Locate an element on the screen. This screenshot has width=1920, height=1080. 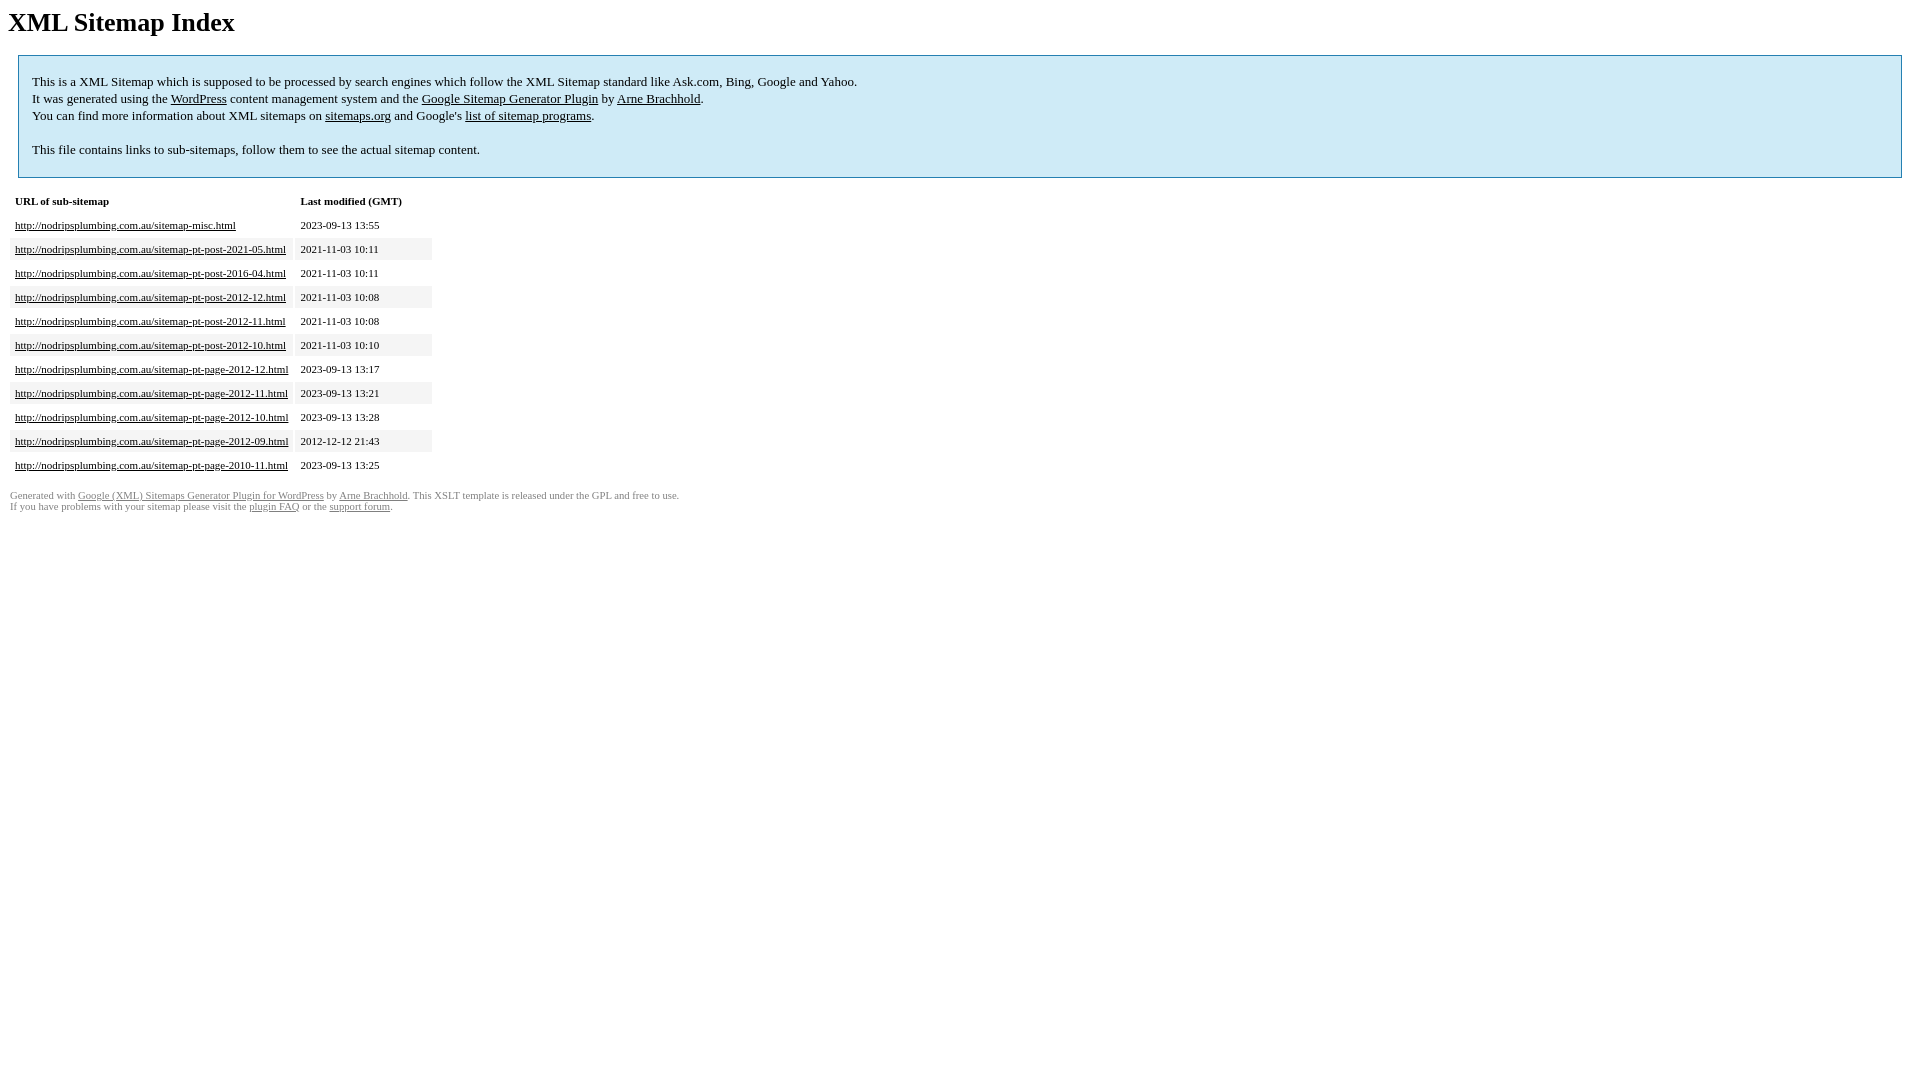
'plugin FAQ' is located at coordinates (272, 505).